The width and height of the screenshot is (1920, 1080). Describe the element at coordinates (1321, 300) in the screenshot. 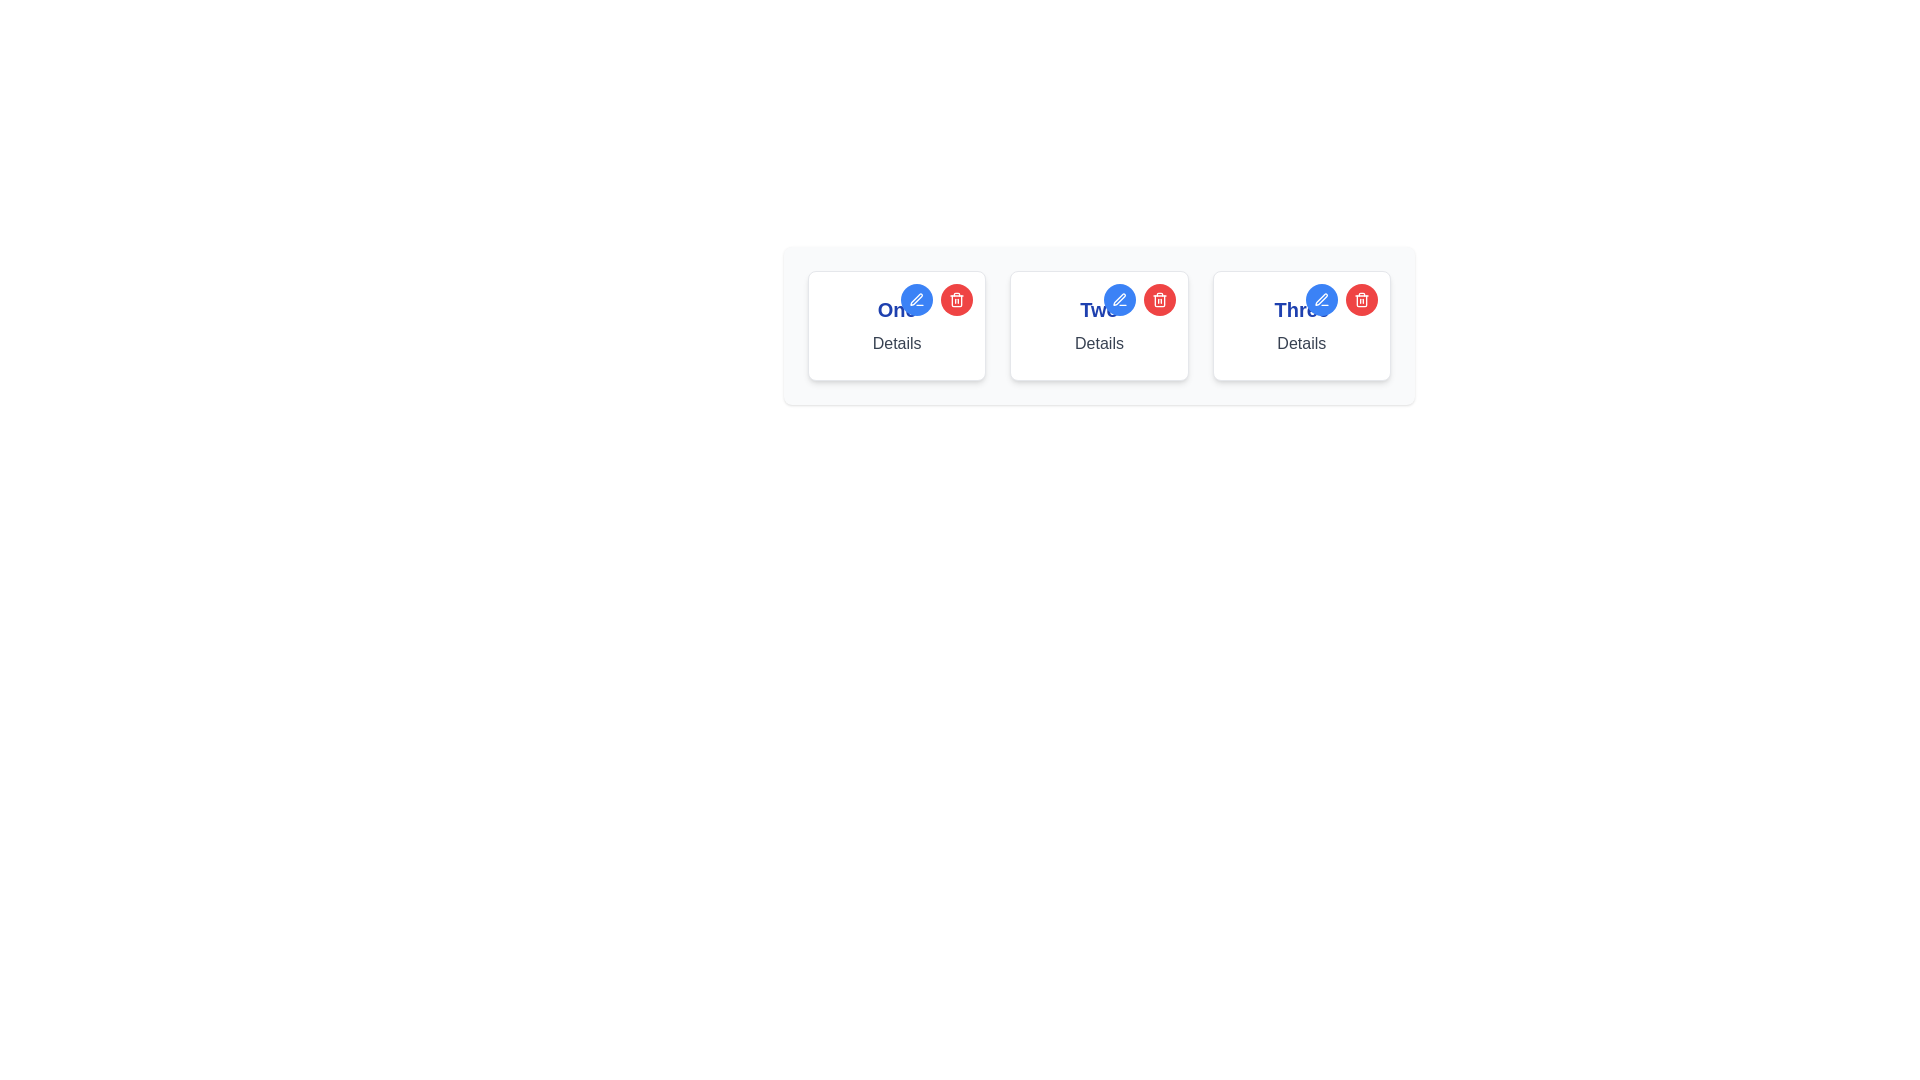

I see `the small circular button with a blue background and a white pen icon to initiate editing` at that location.